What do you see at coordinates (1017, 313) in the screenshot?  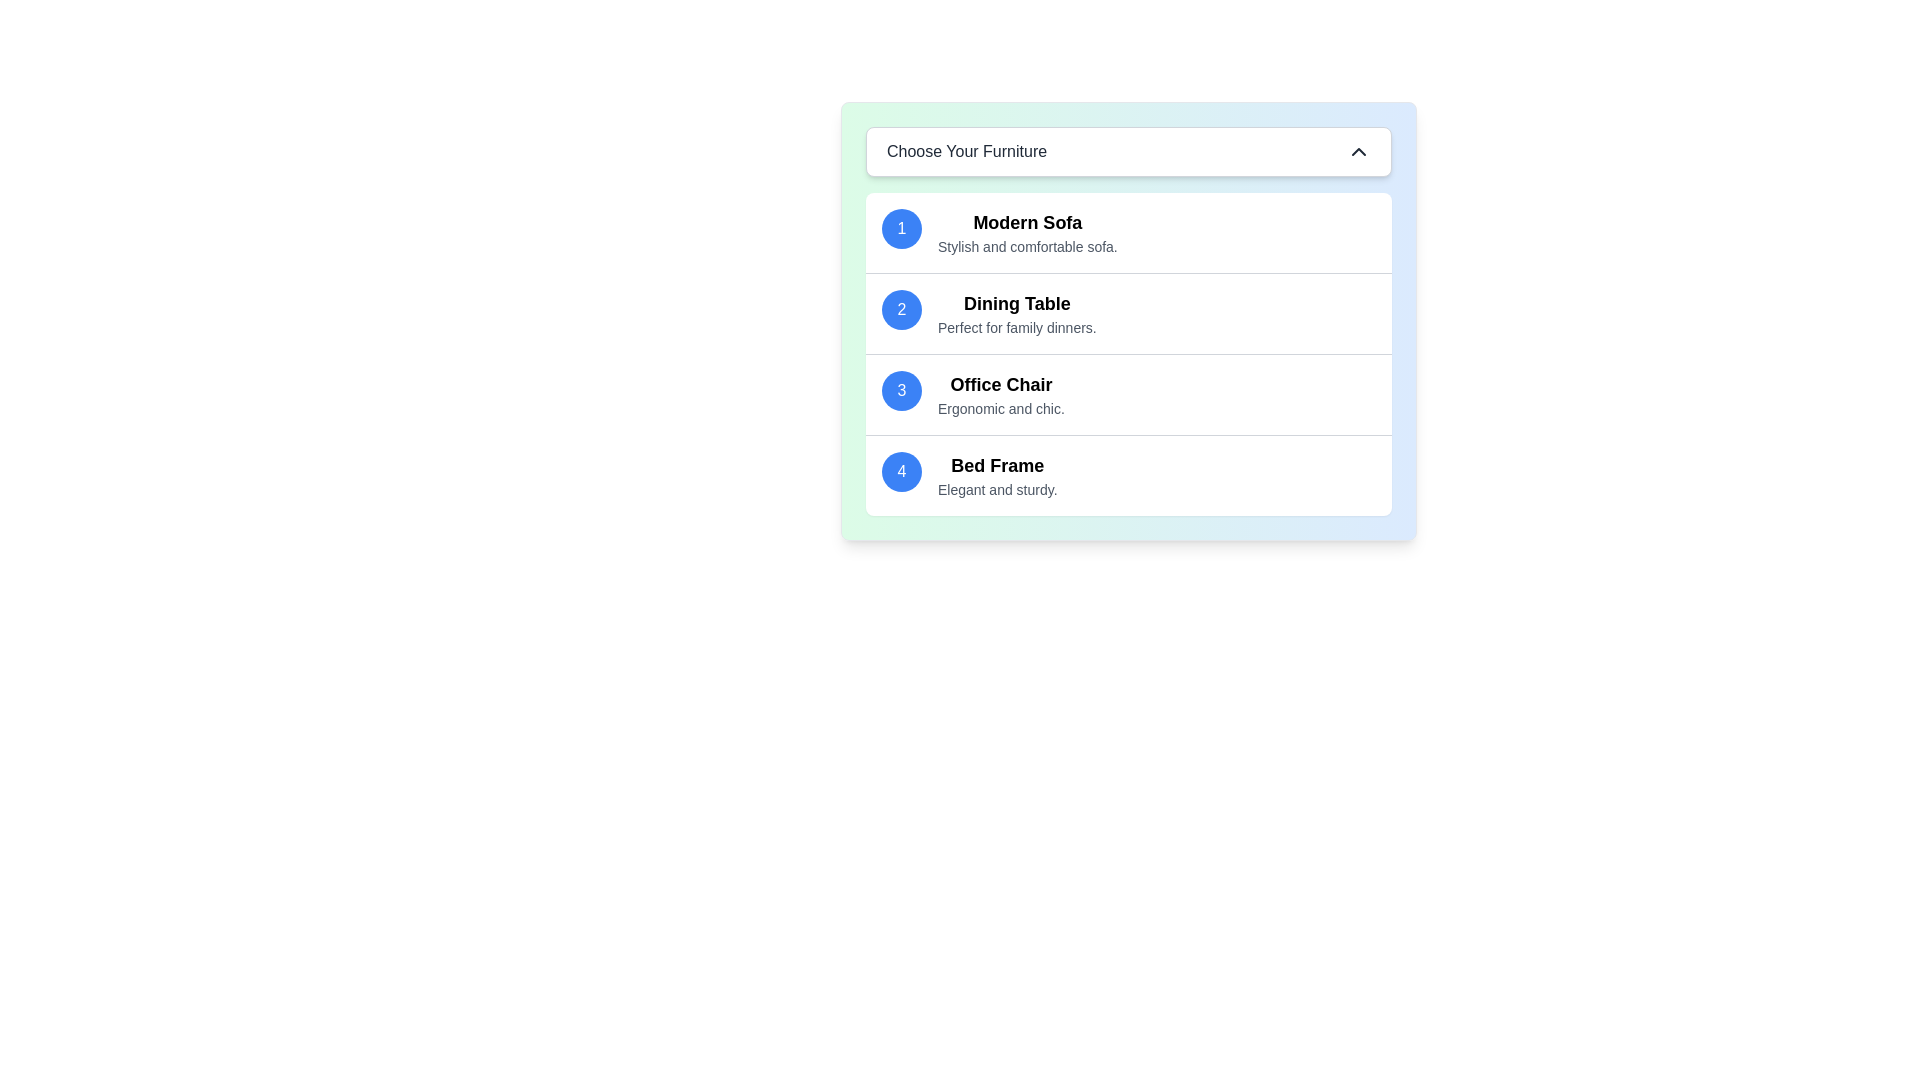 I see `the second list item labeled 'Dining Table'` at bounding box center [1017, 313].